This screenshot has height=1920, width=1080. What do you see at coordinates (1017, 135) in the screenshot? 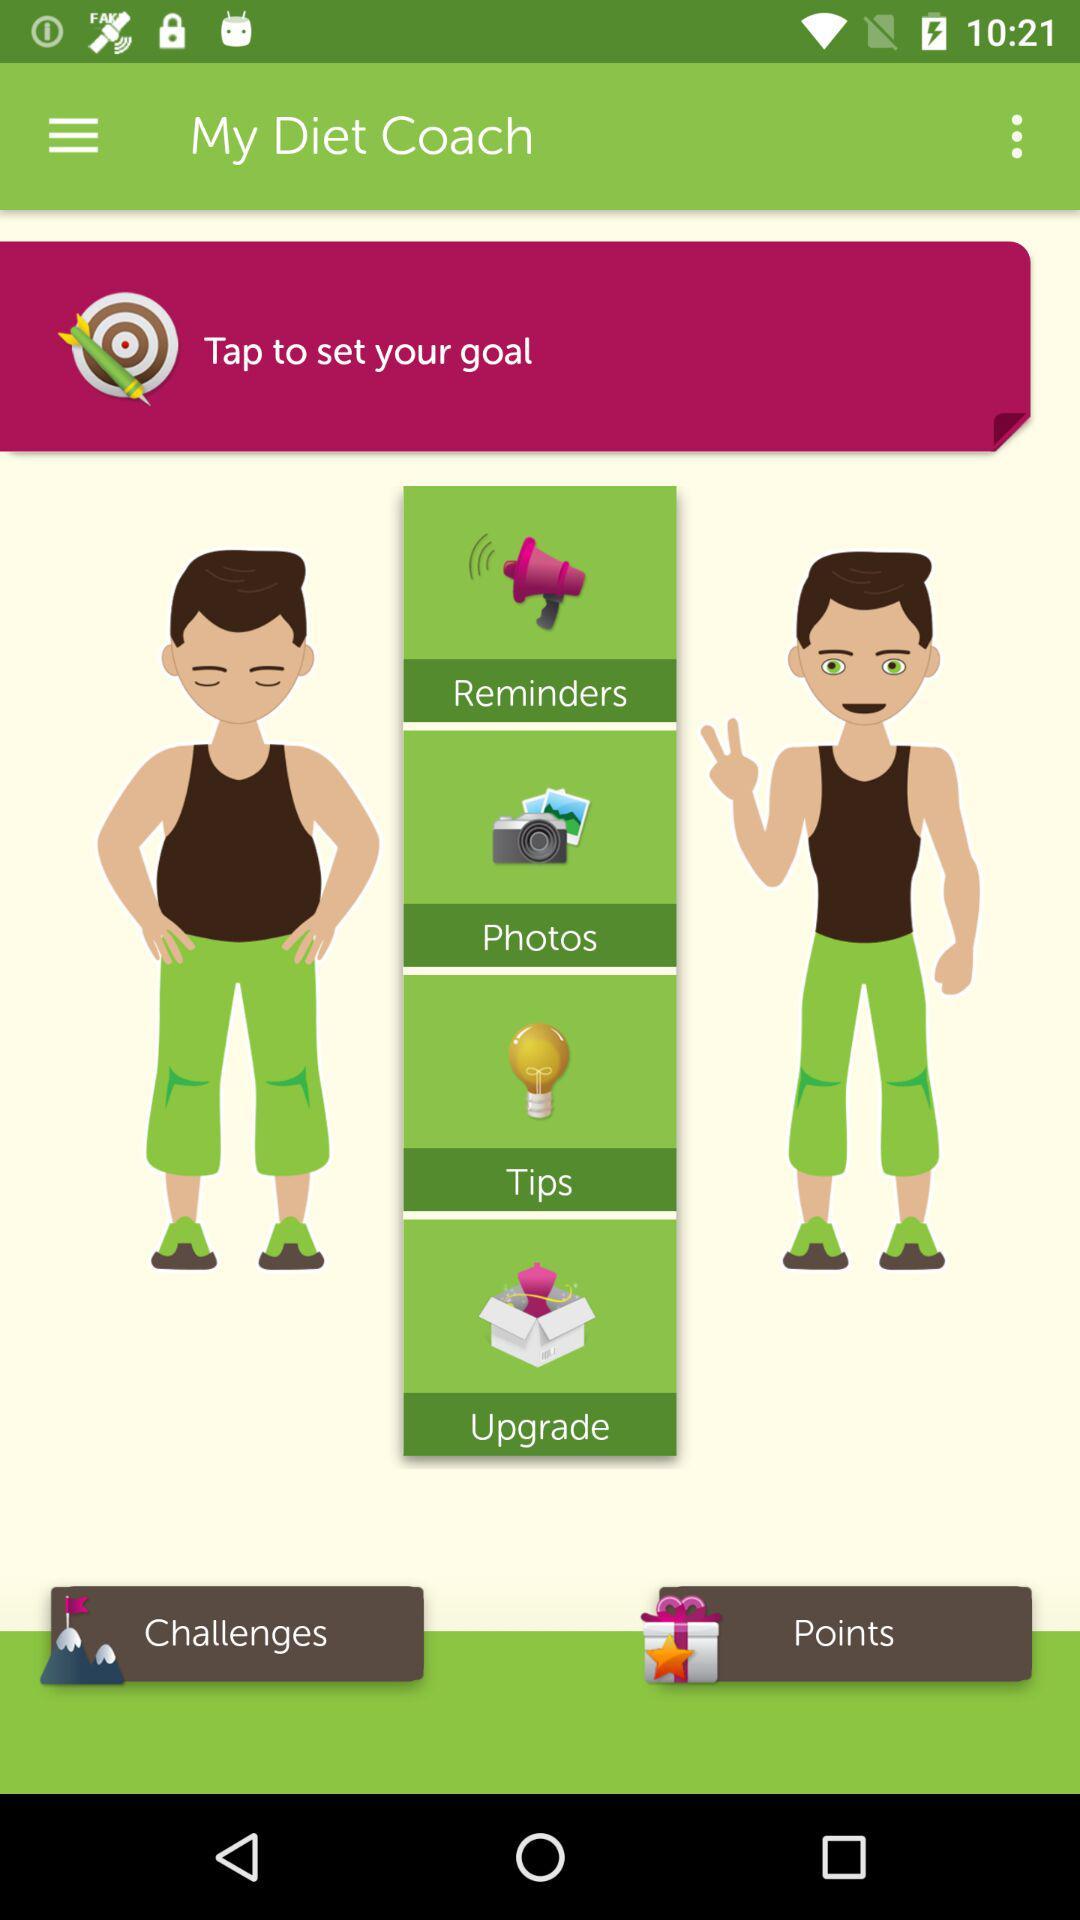
I see `the icon next to my diet coach app` at bounding box center [1017, 135].